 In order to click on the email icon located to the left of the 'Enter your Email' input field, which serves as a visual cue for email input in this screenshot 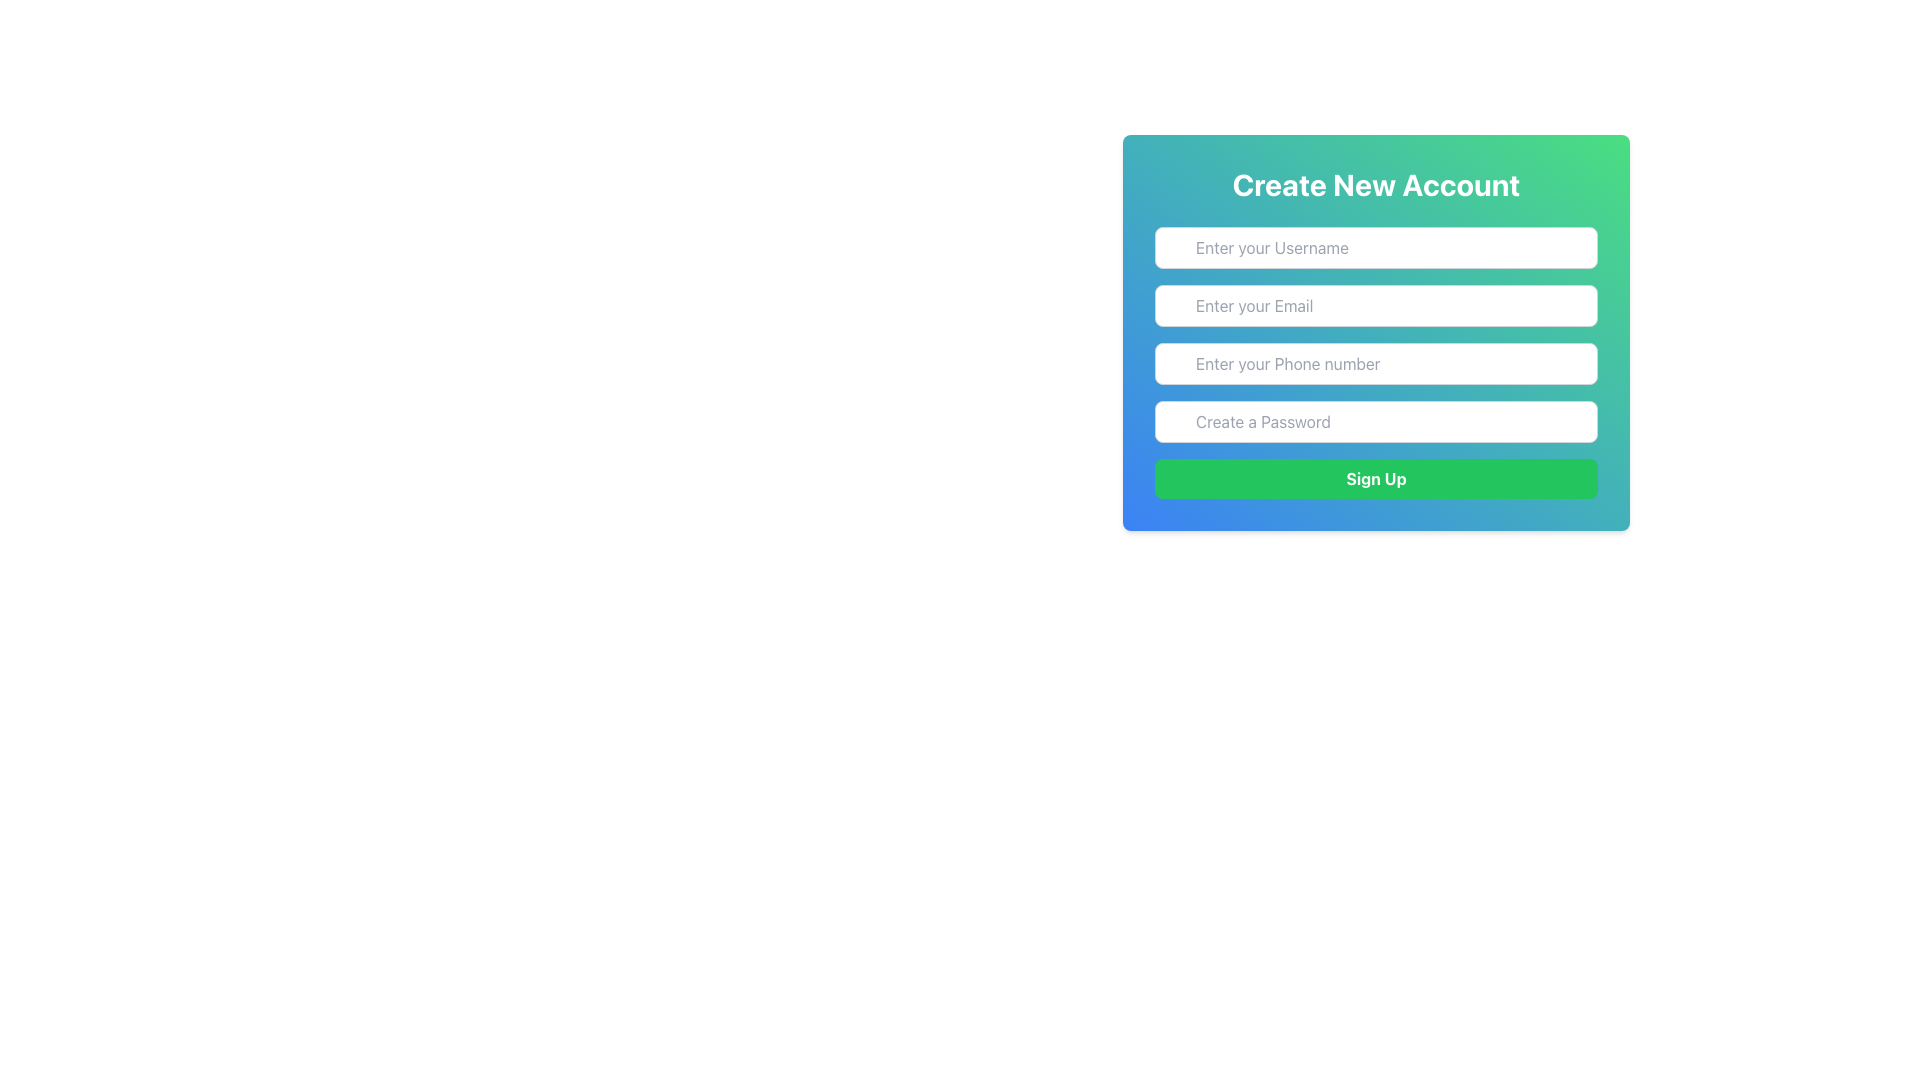, I will do `click(1176, 307)`.